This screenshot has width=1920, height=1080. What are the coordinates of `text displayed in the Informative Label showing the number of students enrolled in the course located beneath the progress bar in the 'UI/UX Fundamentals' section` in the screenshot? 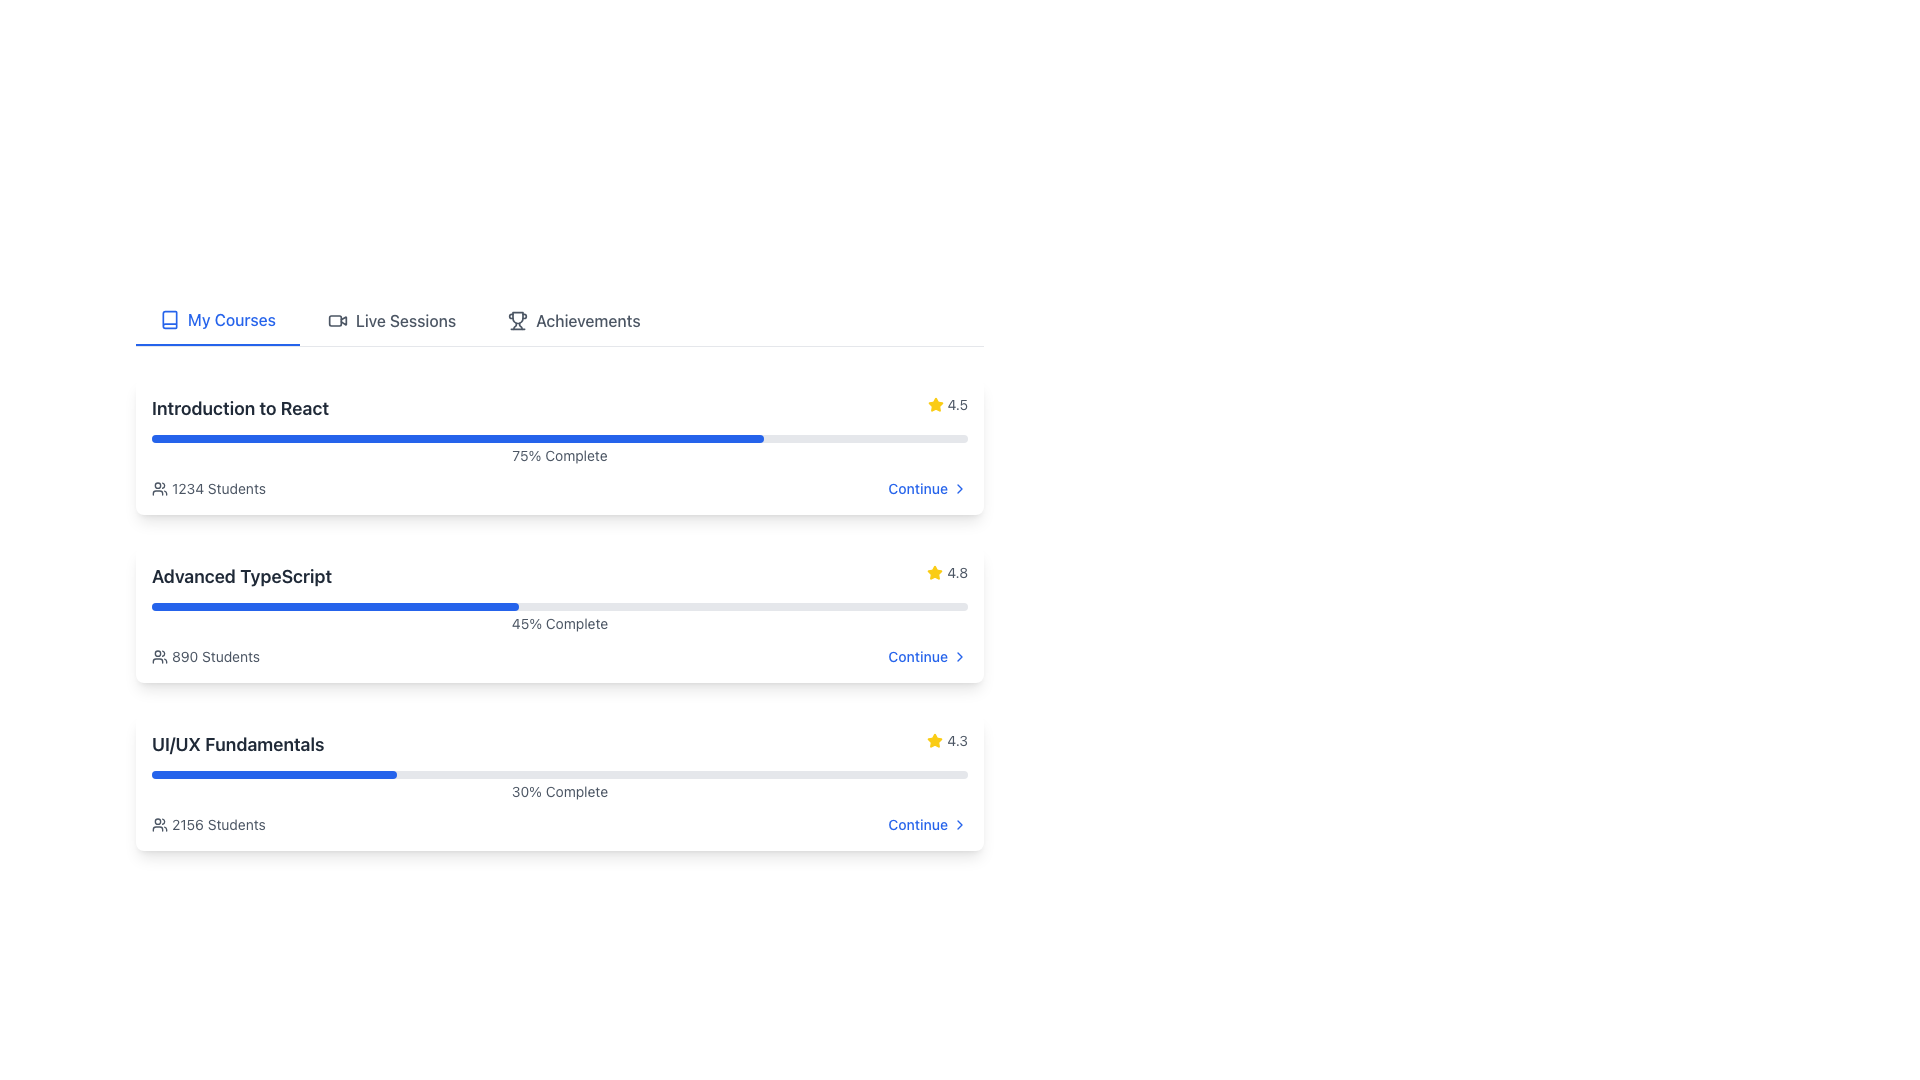 It's located at (208, 825).